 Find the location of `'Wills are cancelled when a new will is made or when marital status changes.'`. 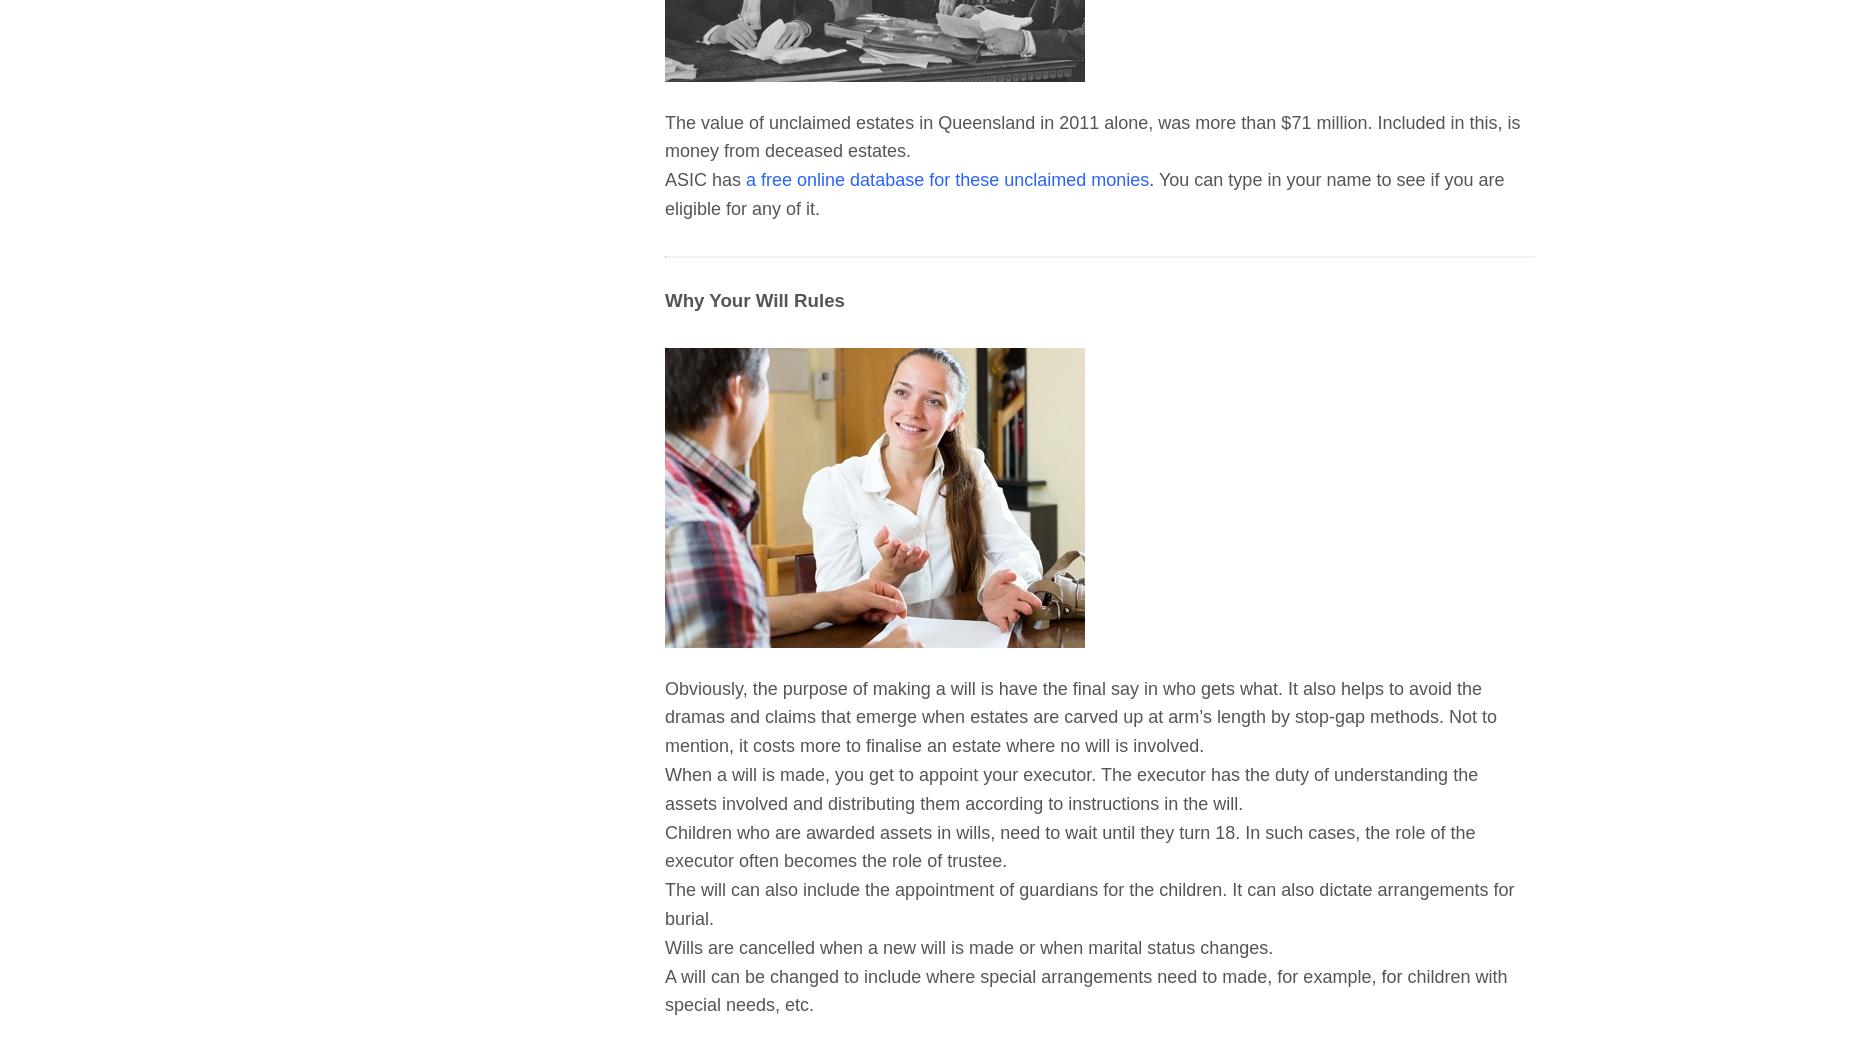

'Wills are cancelled when a new will is made or when marital status changes.' is located at coordinates (663, 946).